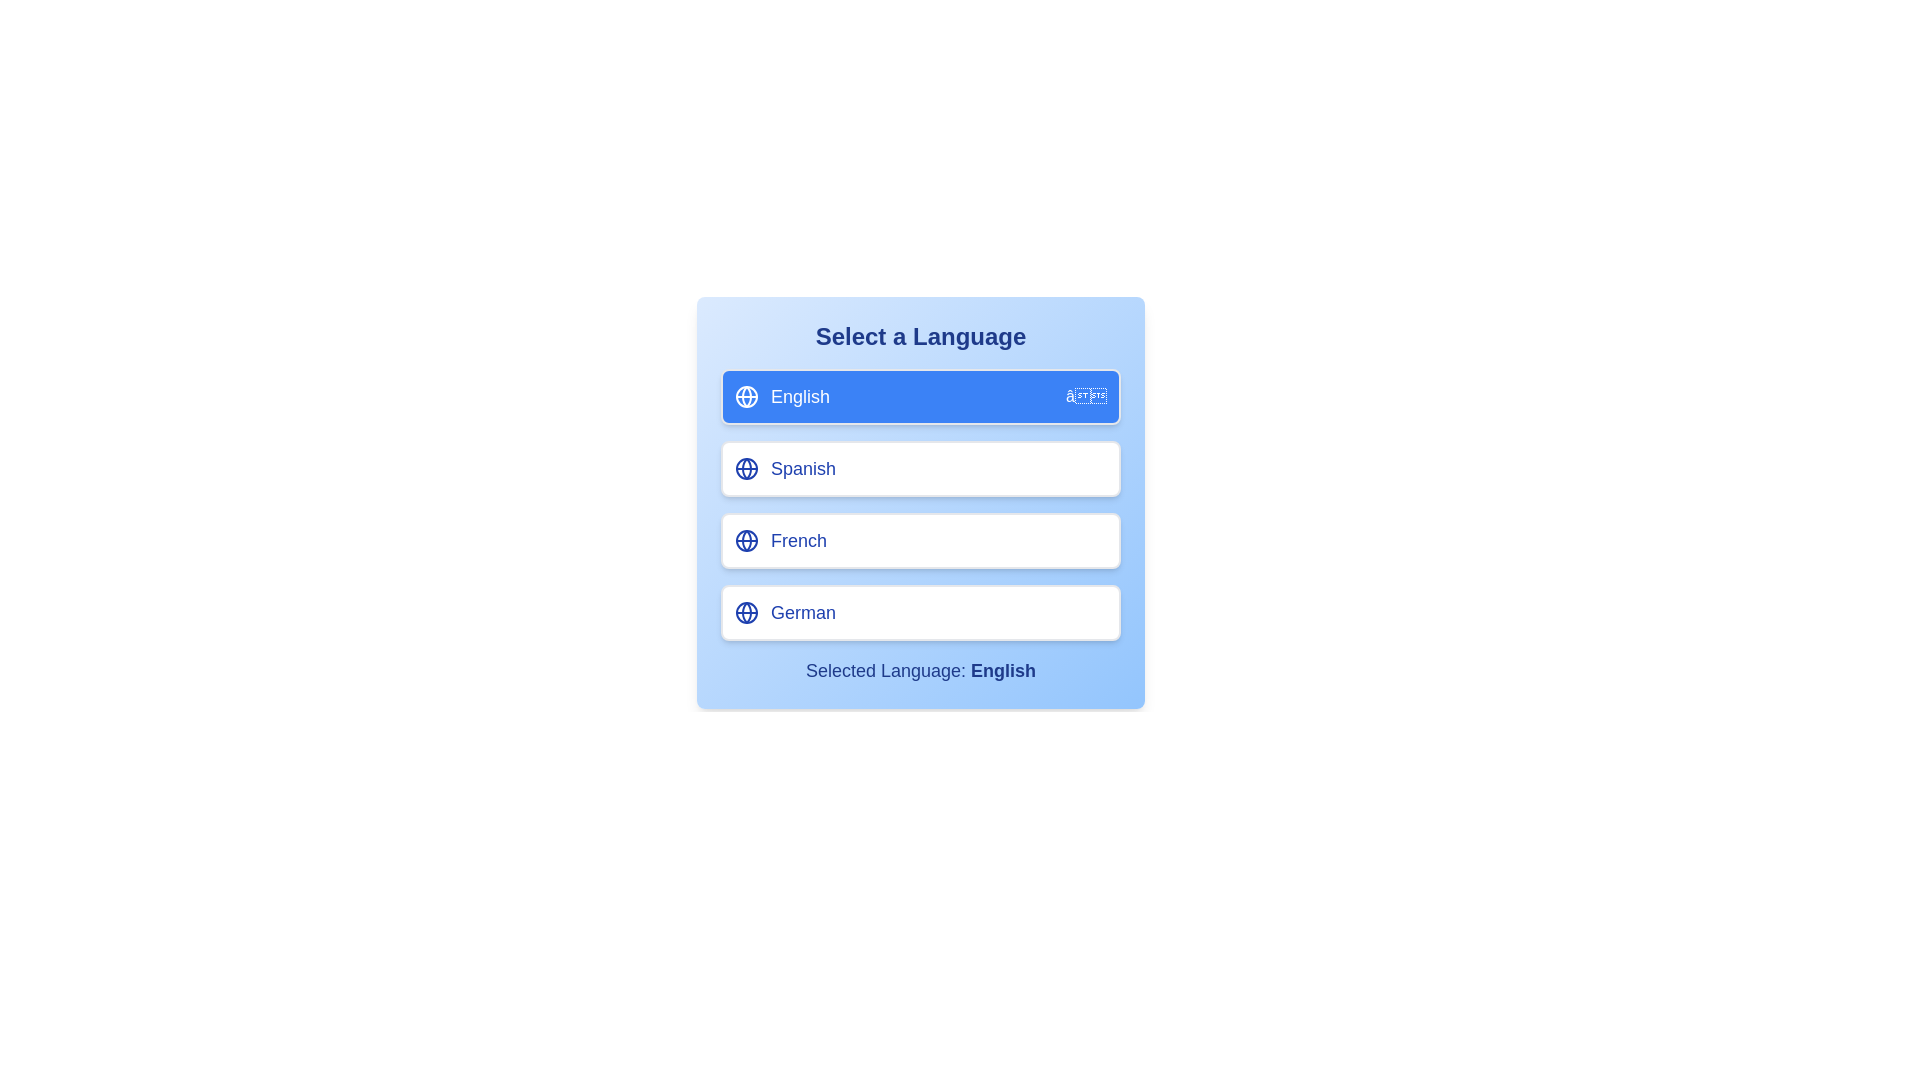 Image resolution: width=1920 pixels, height=1080 pixels. What do you see at coordinates (1085, 397) in the screenshot?
I see `the checkmark icon on the far right of the 'English' language selection item, which is styled with a white color on a blue background` at bounding box center [1085, 397].